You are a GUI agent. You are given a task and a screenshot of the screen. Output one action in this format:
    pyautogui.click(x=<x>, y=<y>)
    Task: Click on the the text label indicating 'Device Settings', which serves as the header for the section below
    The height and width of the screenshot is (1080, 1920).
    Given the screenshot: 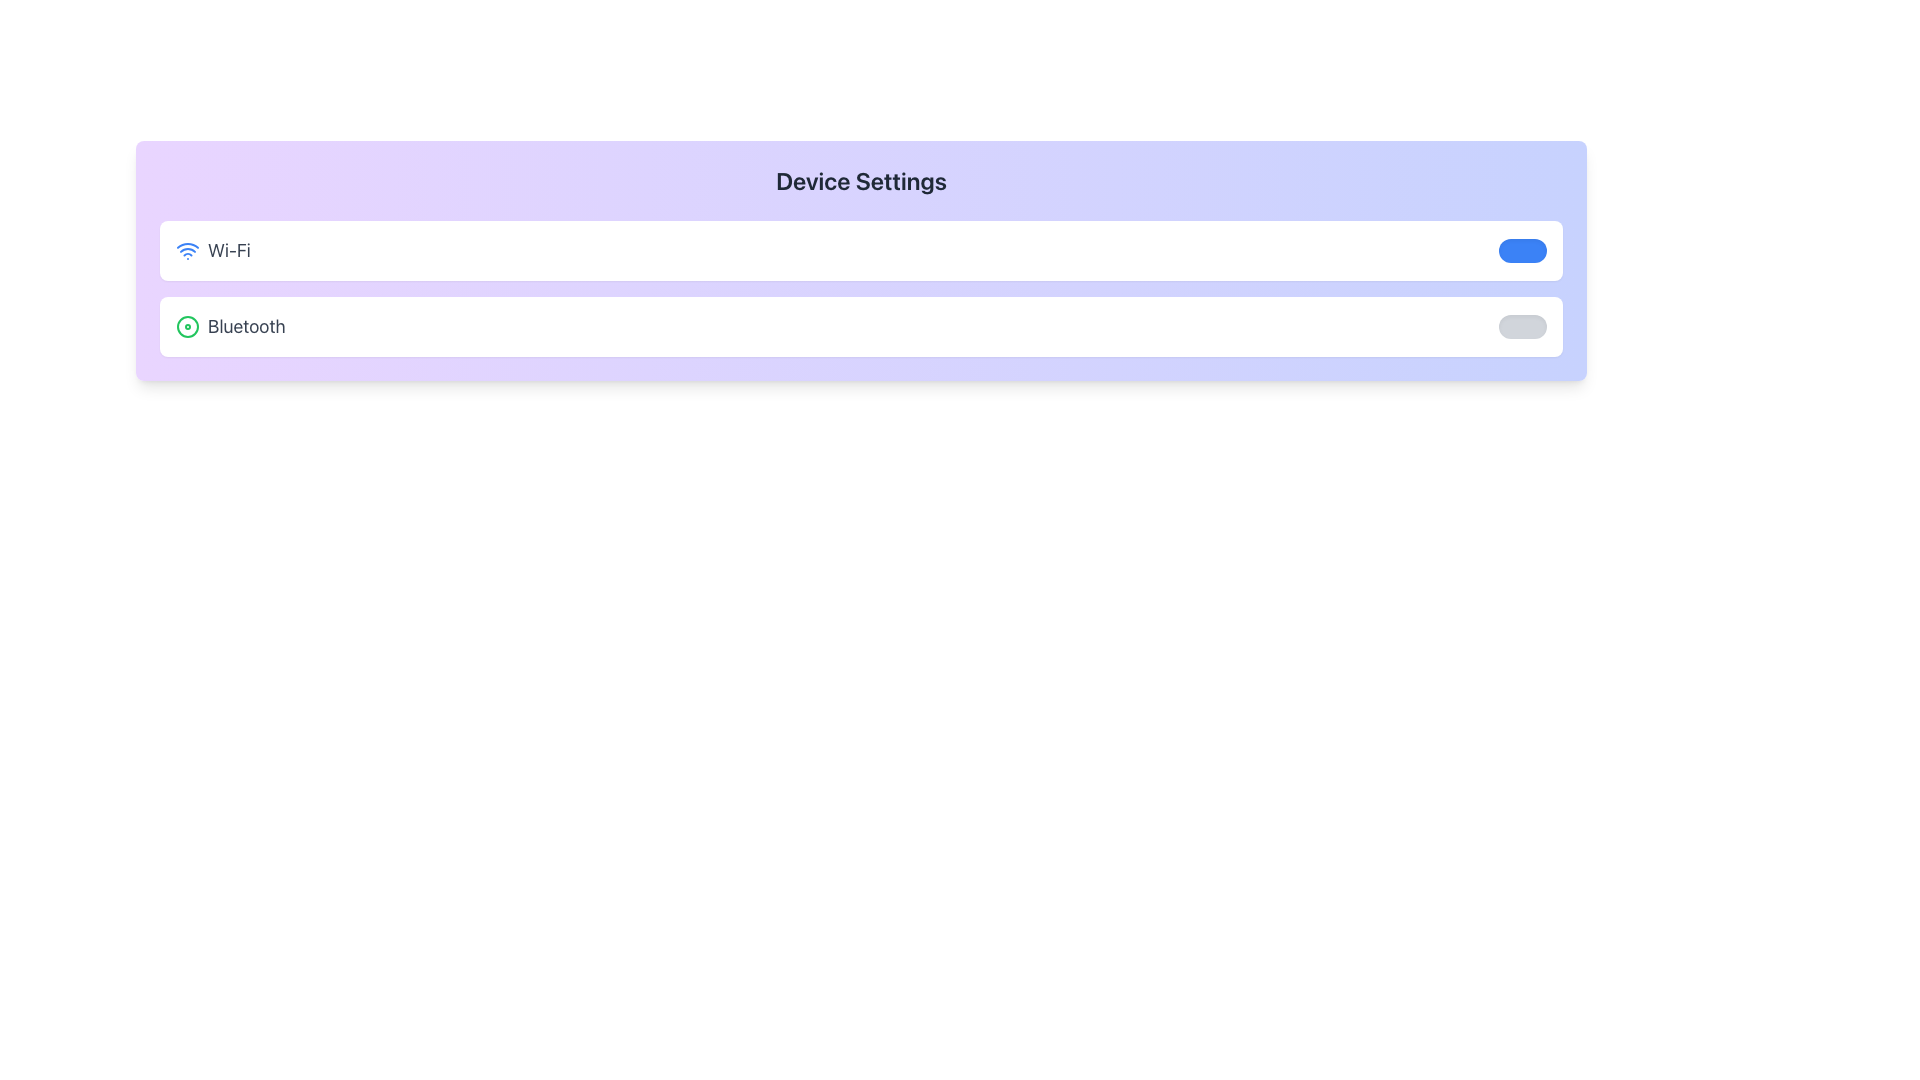 What is the action you would take?
    pyautogui.click(x=861, y=181)
    